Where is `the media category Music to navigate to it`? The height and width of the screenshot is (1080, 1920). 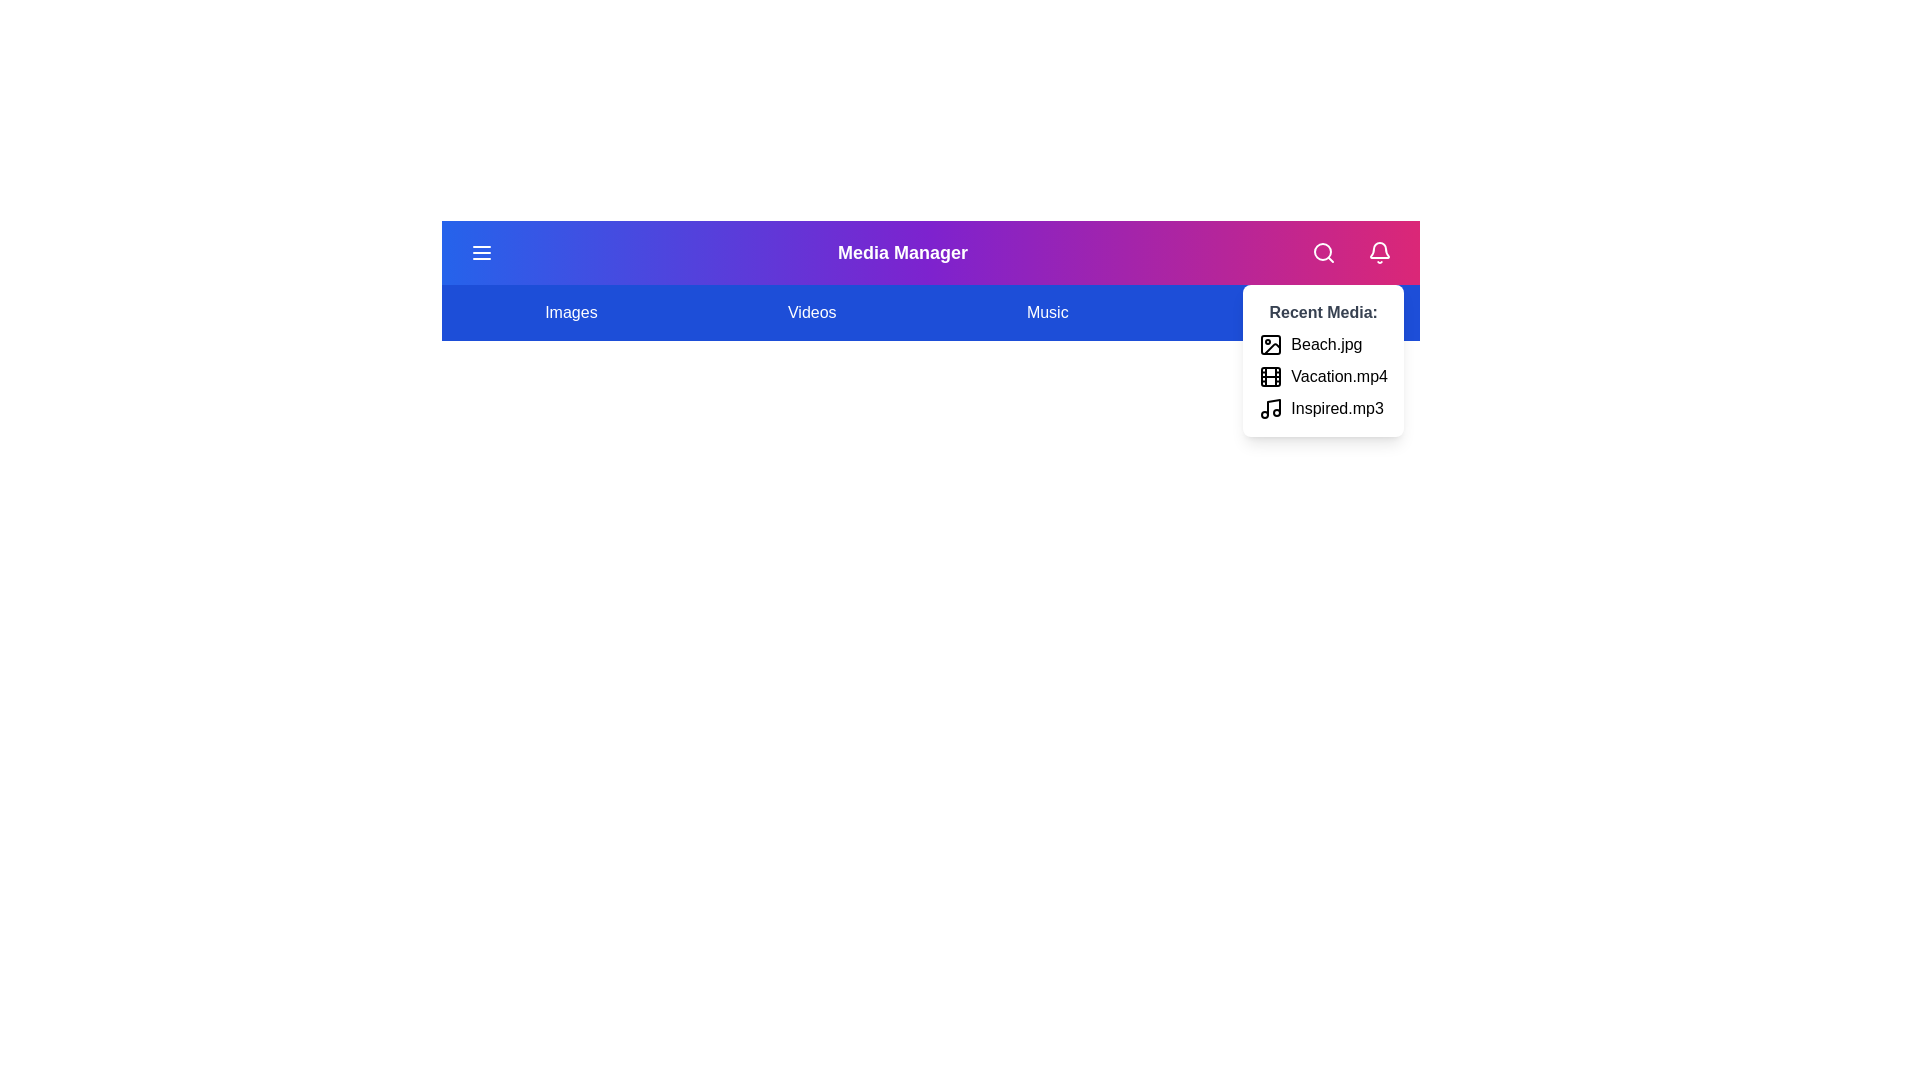 the media category Music to navigate to it is located at coordinates (1046, 312).